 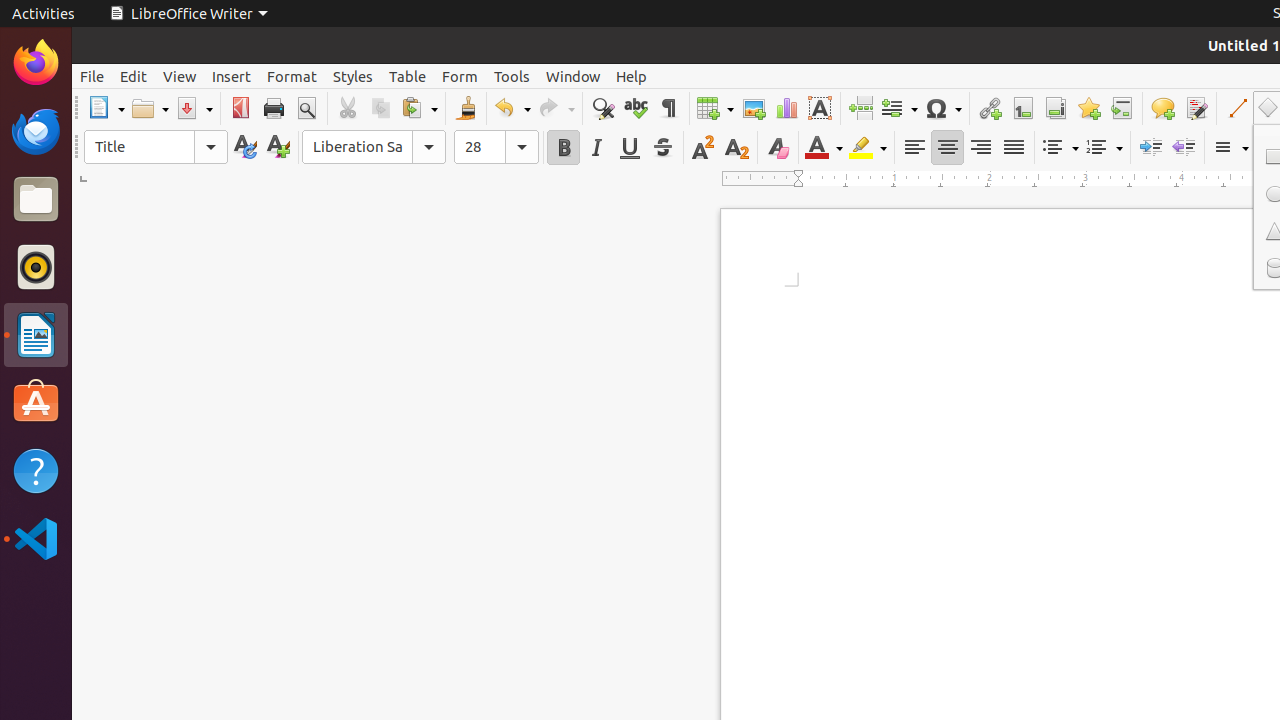 I want to click on 'Cross-reference', so click(x=1121, y=108).